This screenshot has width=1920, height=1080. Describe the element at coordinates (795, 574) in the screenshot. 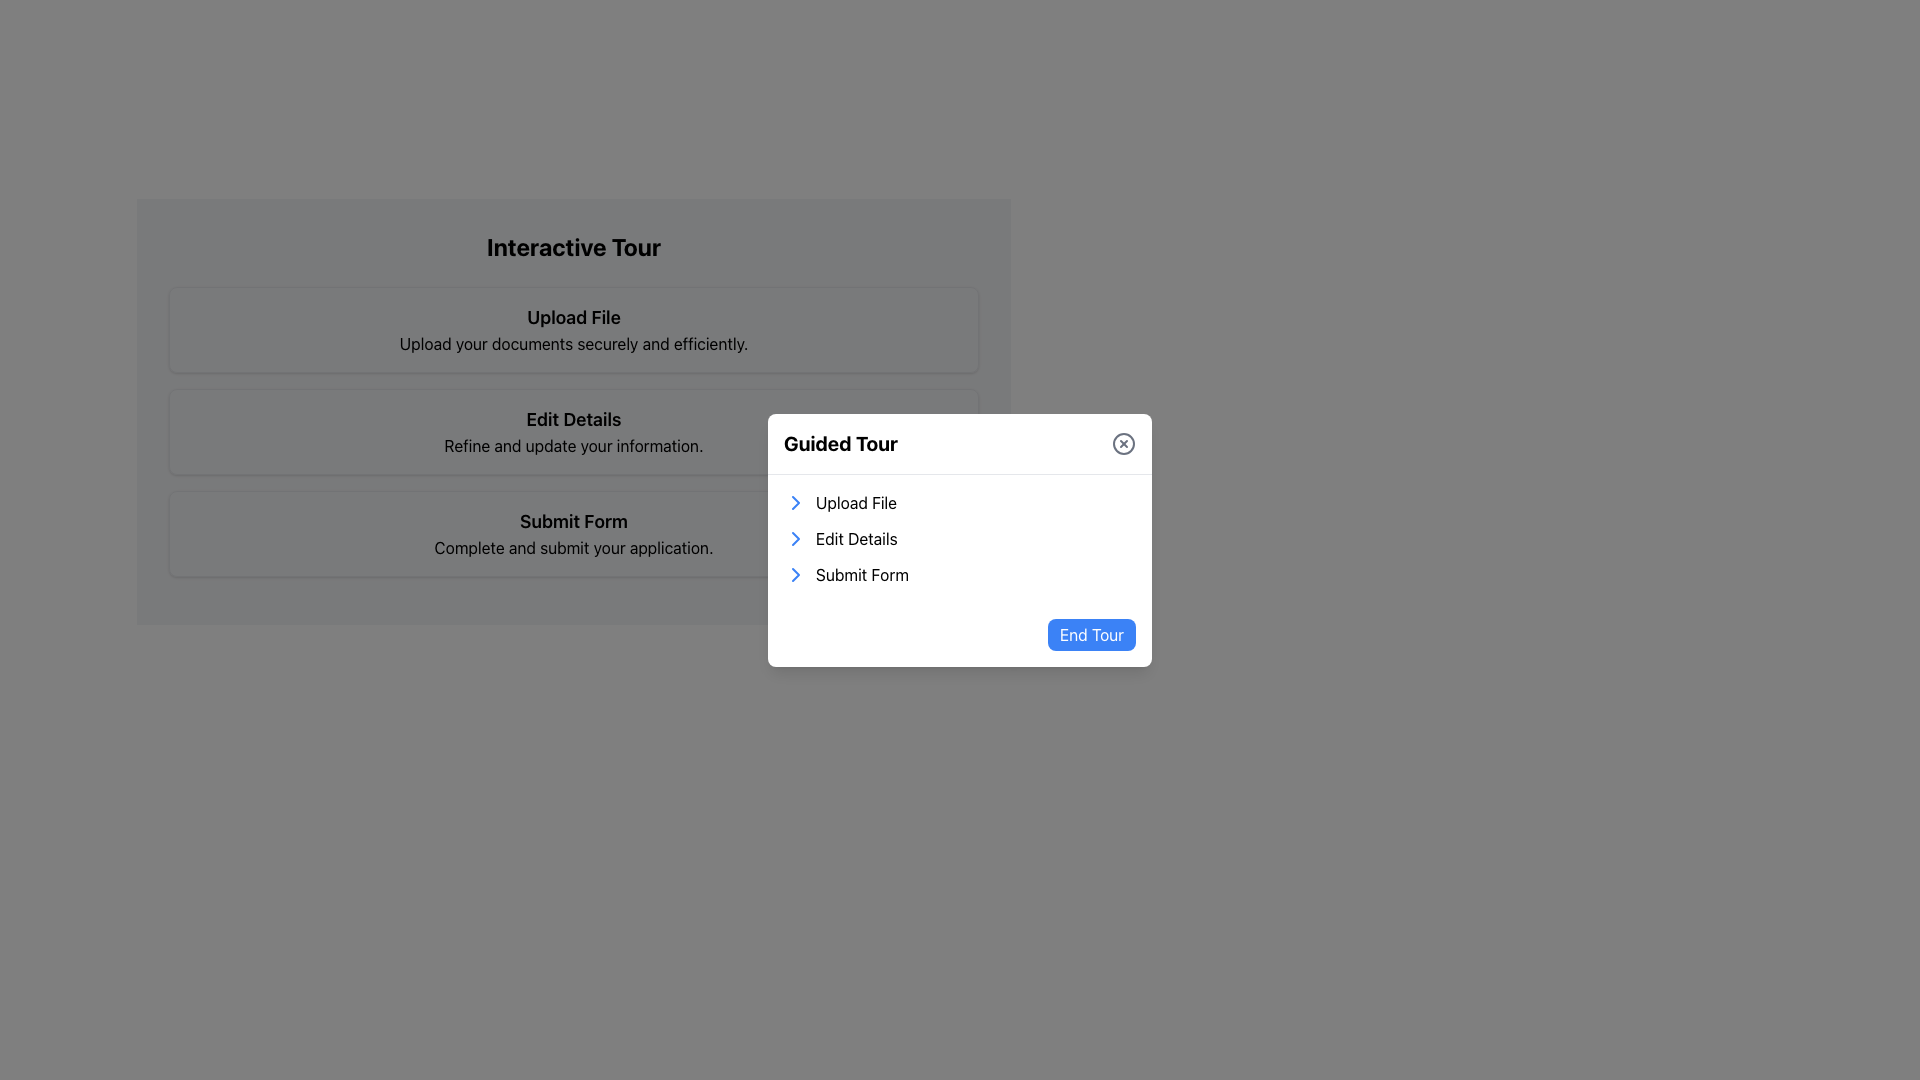

I see `the rightward-pointing blue chevron icon next to the 'Submit Form' text` at that location.